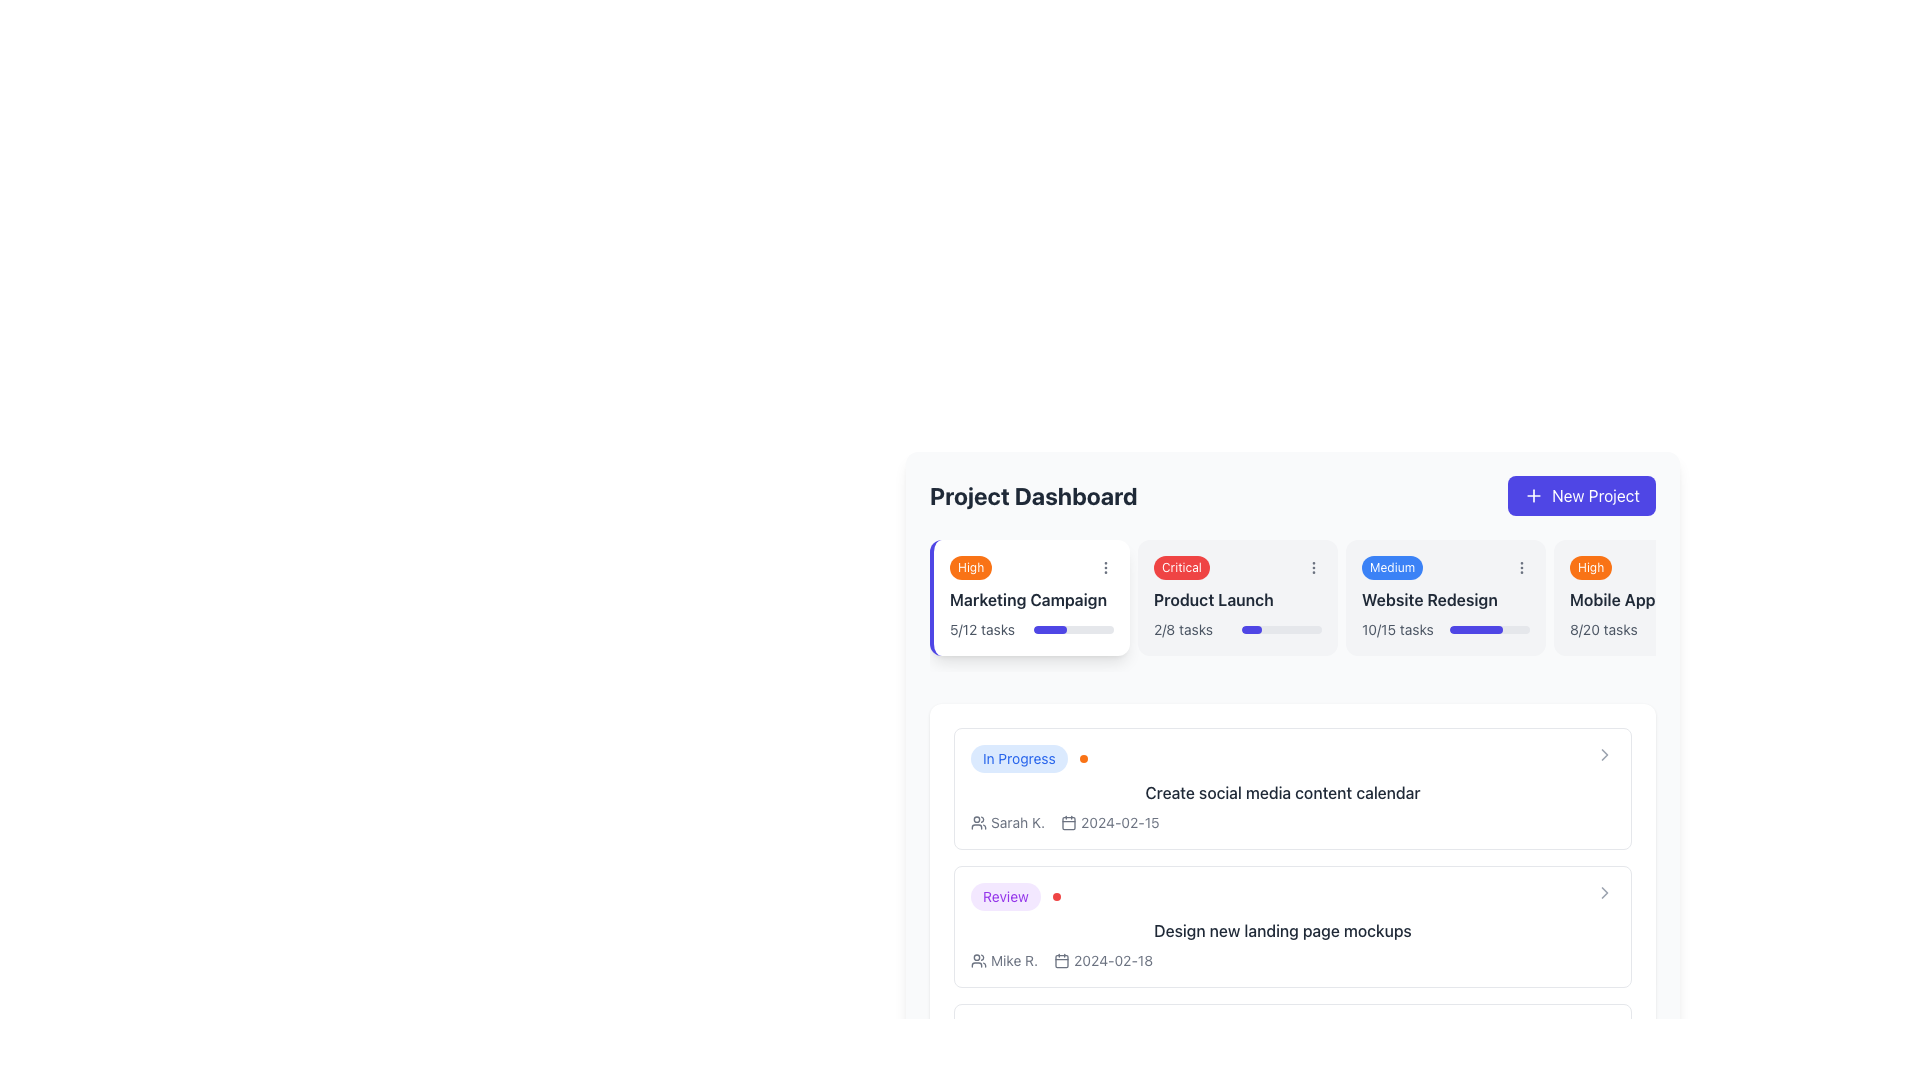 The image size is (1920, 1080). What do you see at coordinates (1061, 960) in the screenshot?
I see `the small, rounded-rectangle calendar icon that is part of a larger calendar icon, located adjacent to the date text under a user name` at bounding box center [1061, 960].